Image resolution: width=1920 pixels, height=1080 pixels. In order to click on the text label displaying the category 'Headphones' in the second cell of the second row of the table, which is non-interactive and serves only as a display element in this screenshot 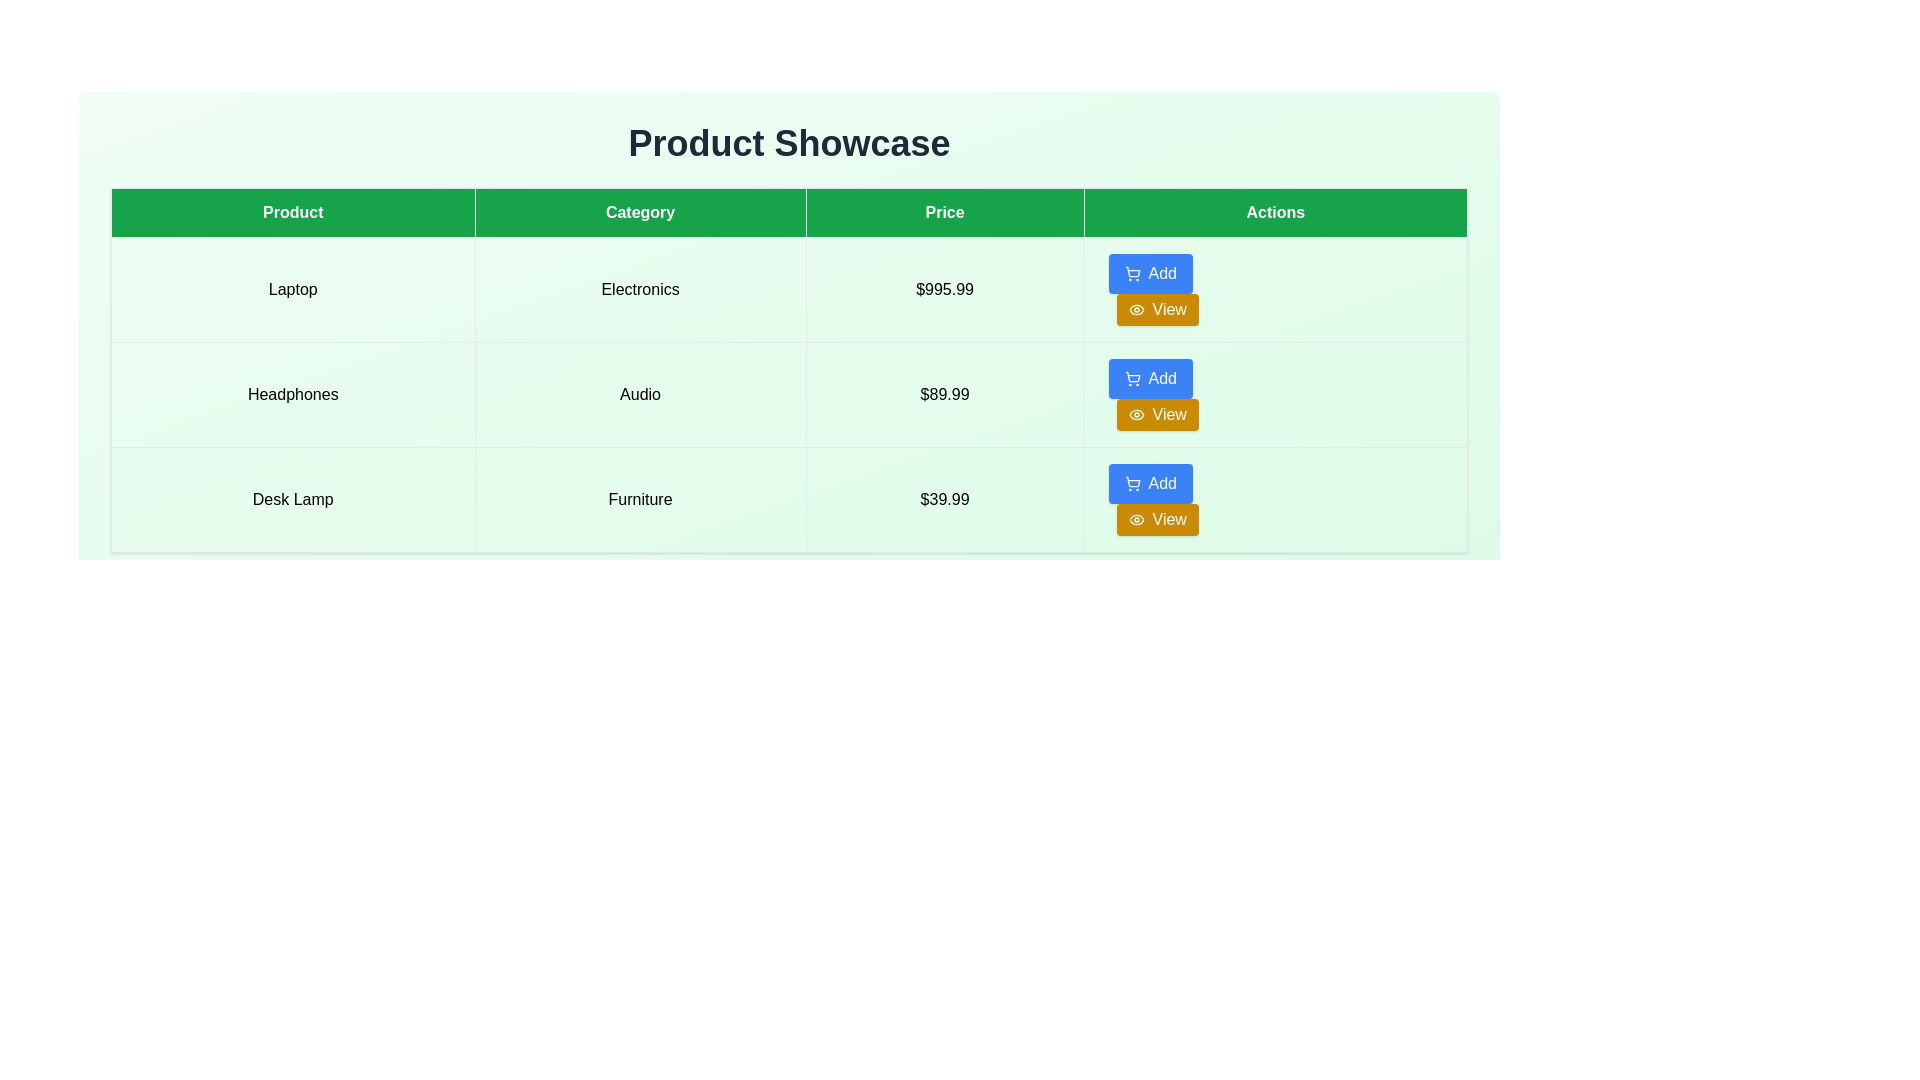, I will do `click(640, 394)`.